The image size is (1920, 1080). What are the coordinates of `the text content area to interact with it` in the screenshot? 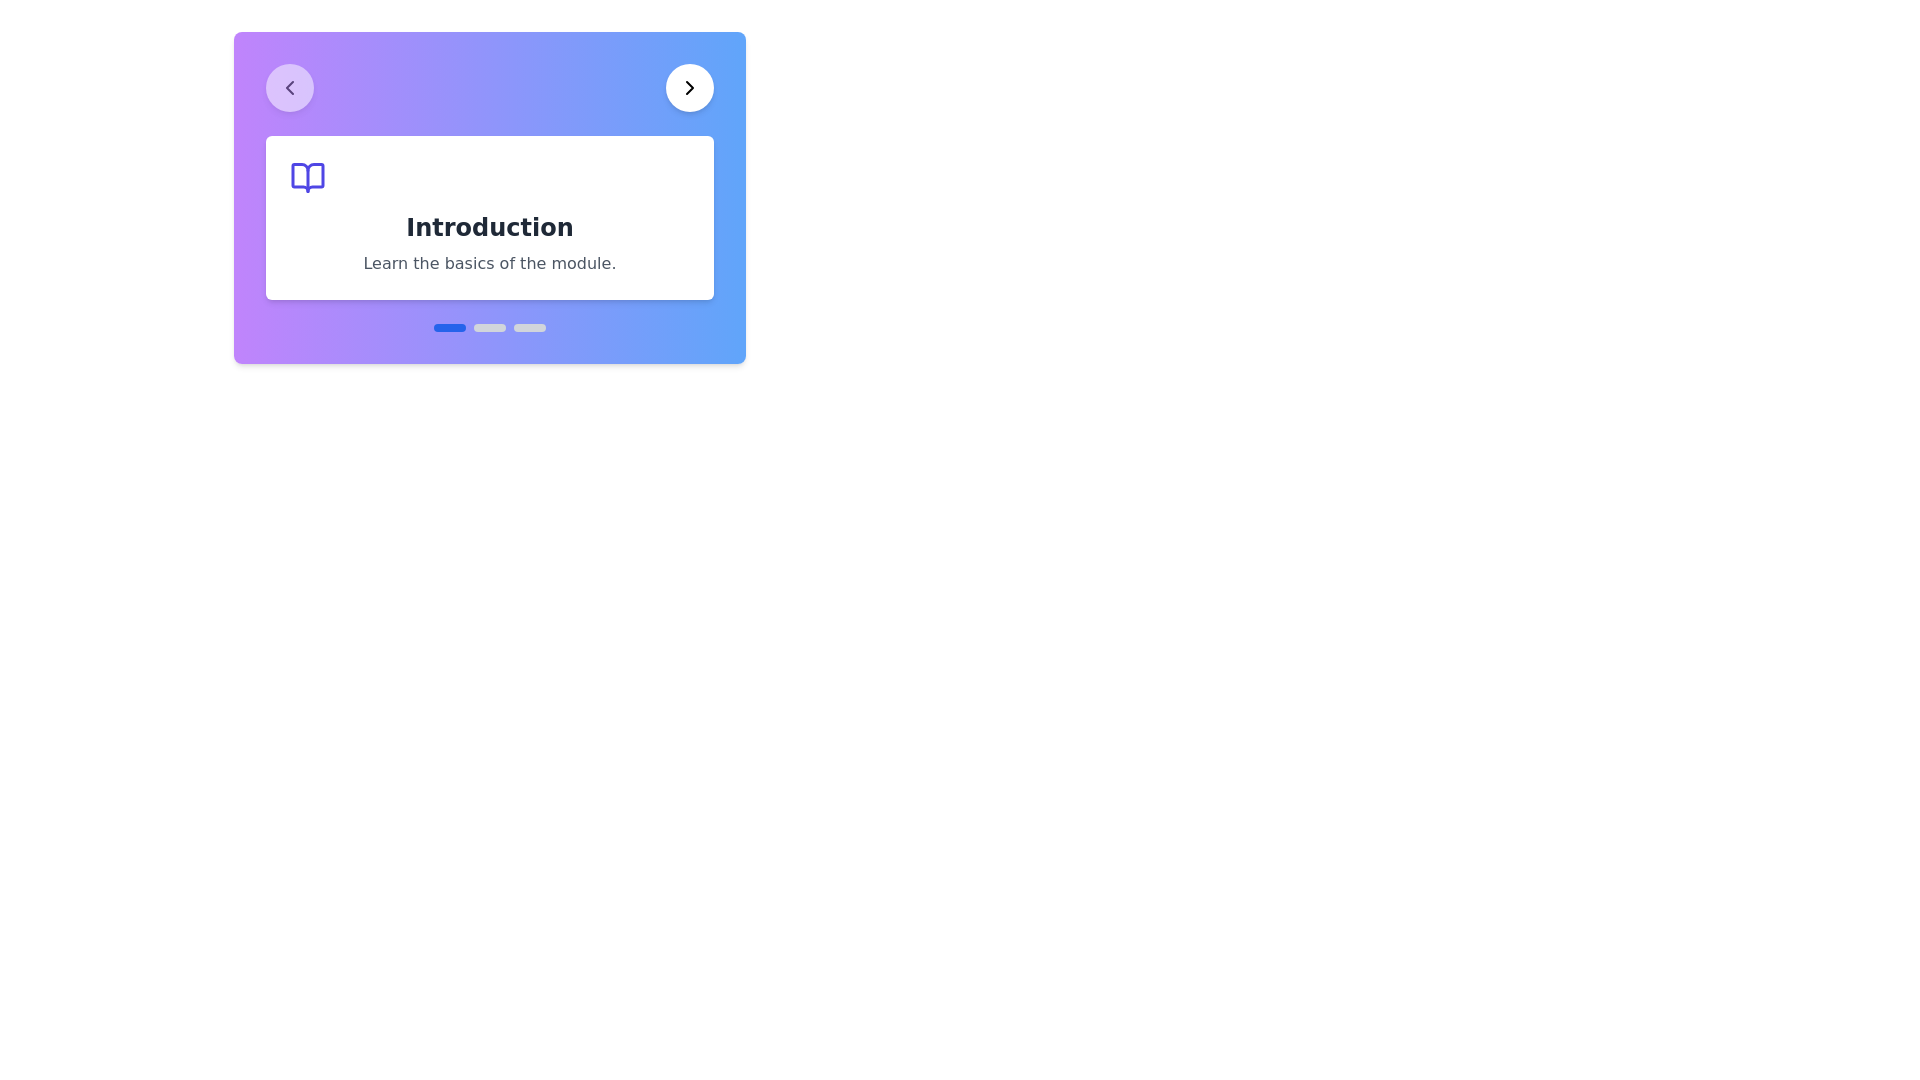 It's located at (489, 218).